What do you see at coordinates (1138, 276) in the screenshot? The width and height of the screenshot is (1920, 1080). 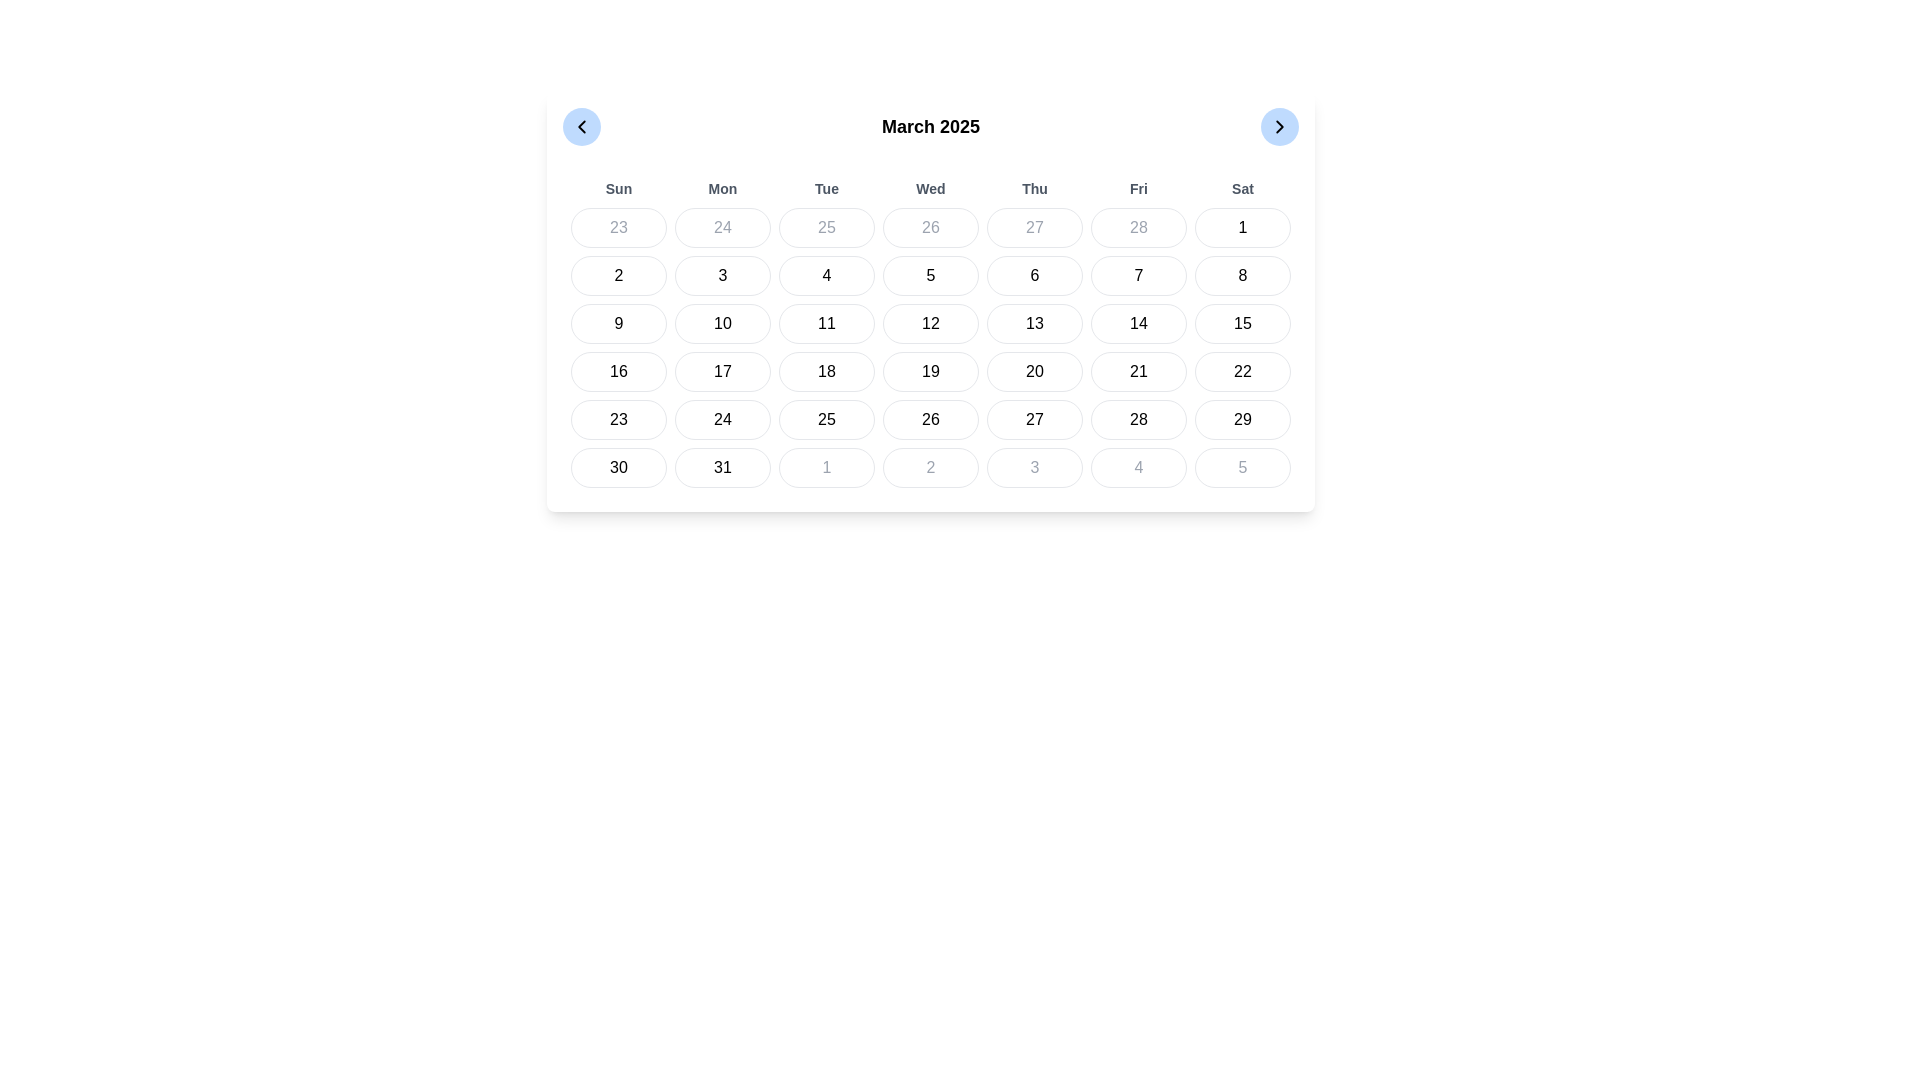 I see `the button displaying the numeral '7', which is the sixth button in a row of weekly calendar buttons, to trigger extended actions` at bounding box center [1138, 276].